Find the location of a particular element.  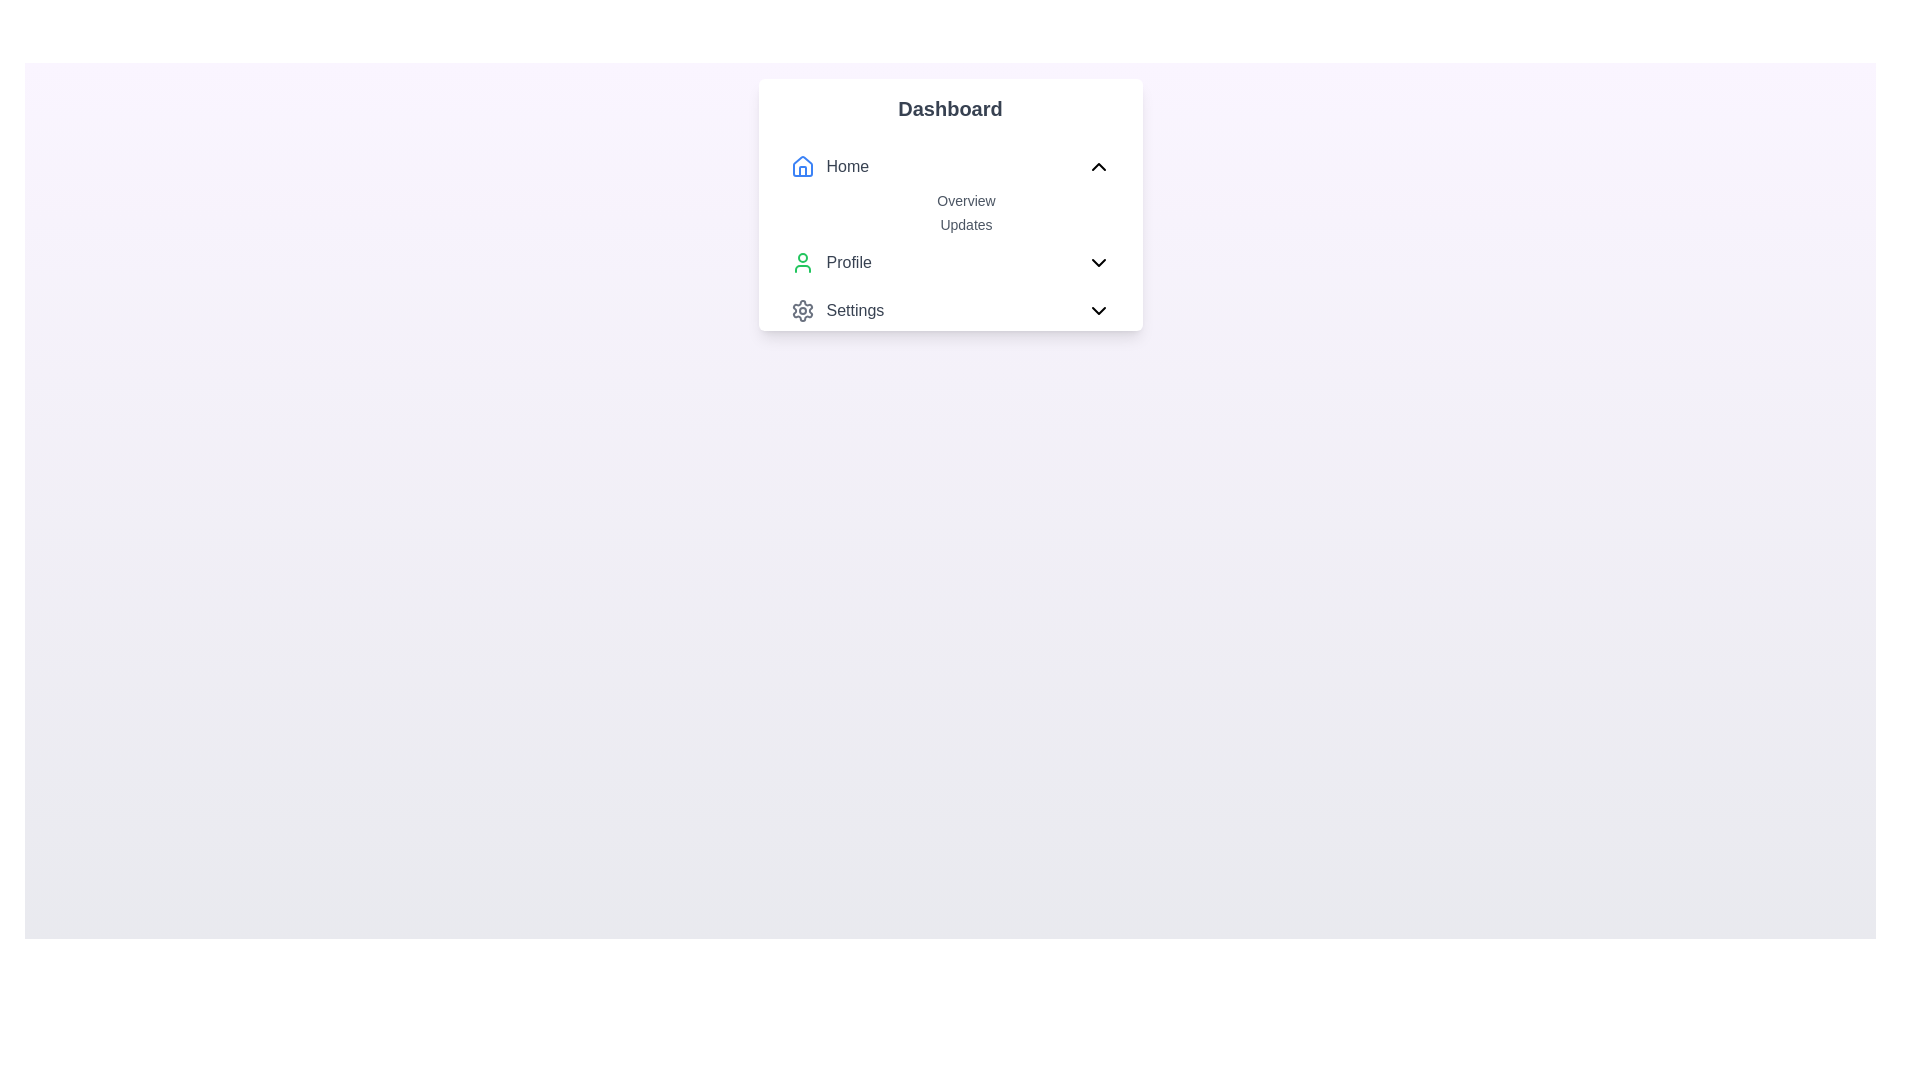

the 'Updates' label, which is styled in gray color and underlined on hover, located under the 'Dashboard' panel as the second item in the vertical list following 'Overview' is located at coordinates (966, 224).